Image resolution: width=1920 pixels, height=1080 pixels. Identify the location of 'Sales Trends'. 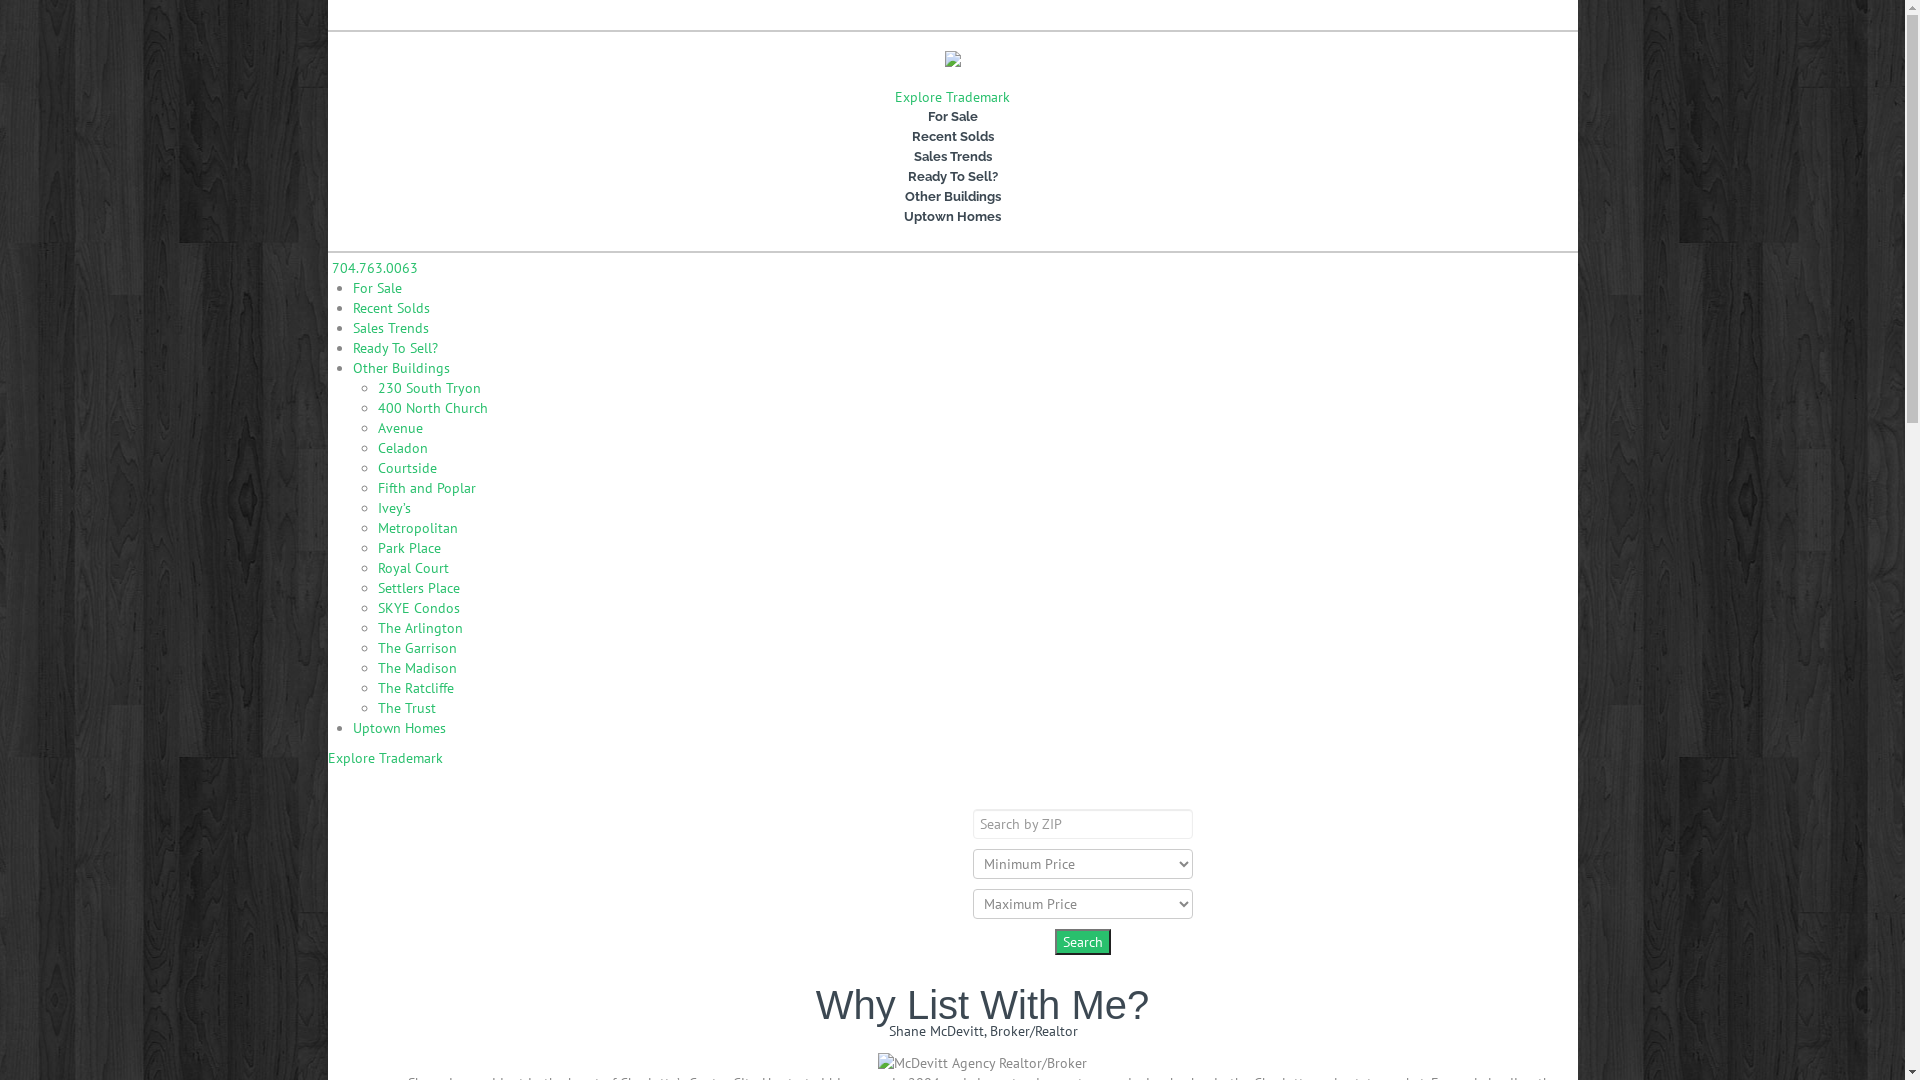
(952, 156).